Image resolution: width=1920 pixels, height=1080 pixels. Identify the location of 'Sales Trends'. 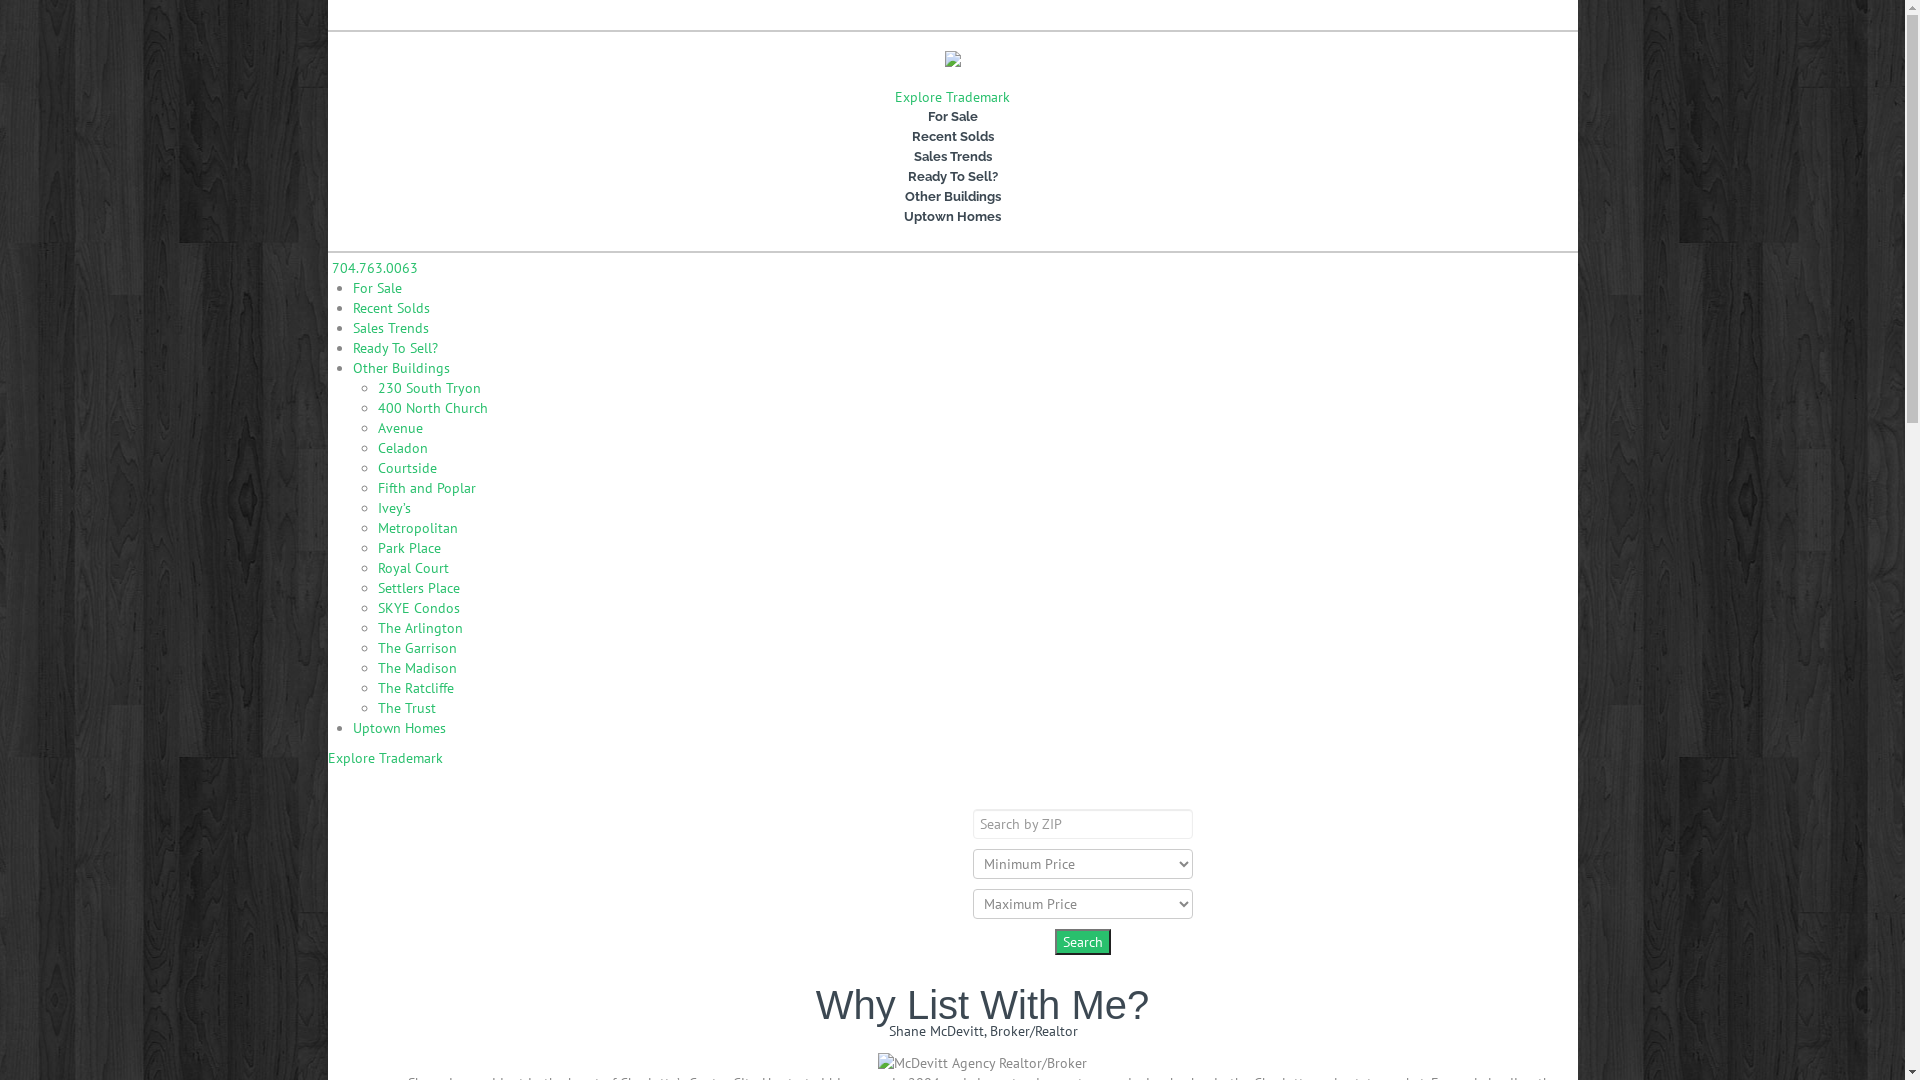
(952, 156).